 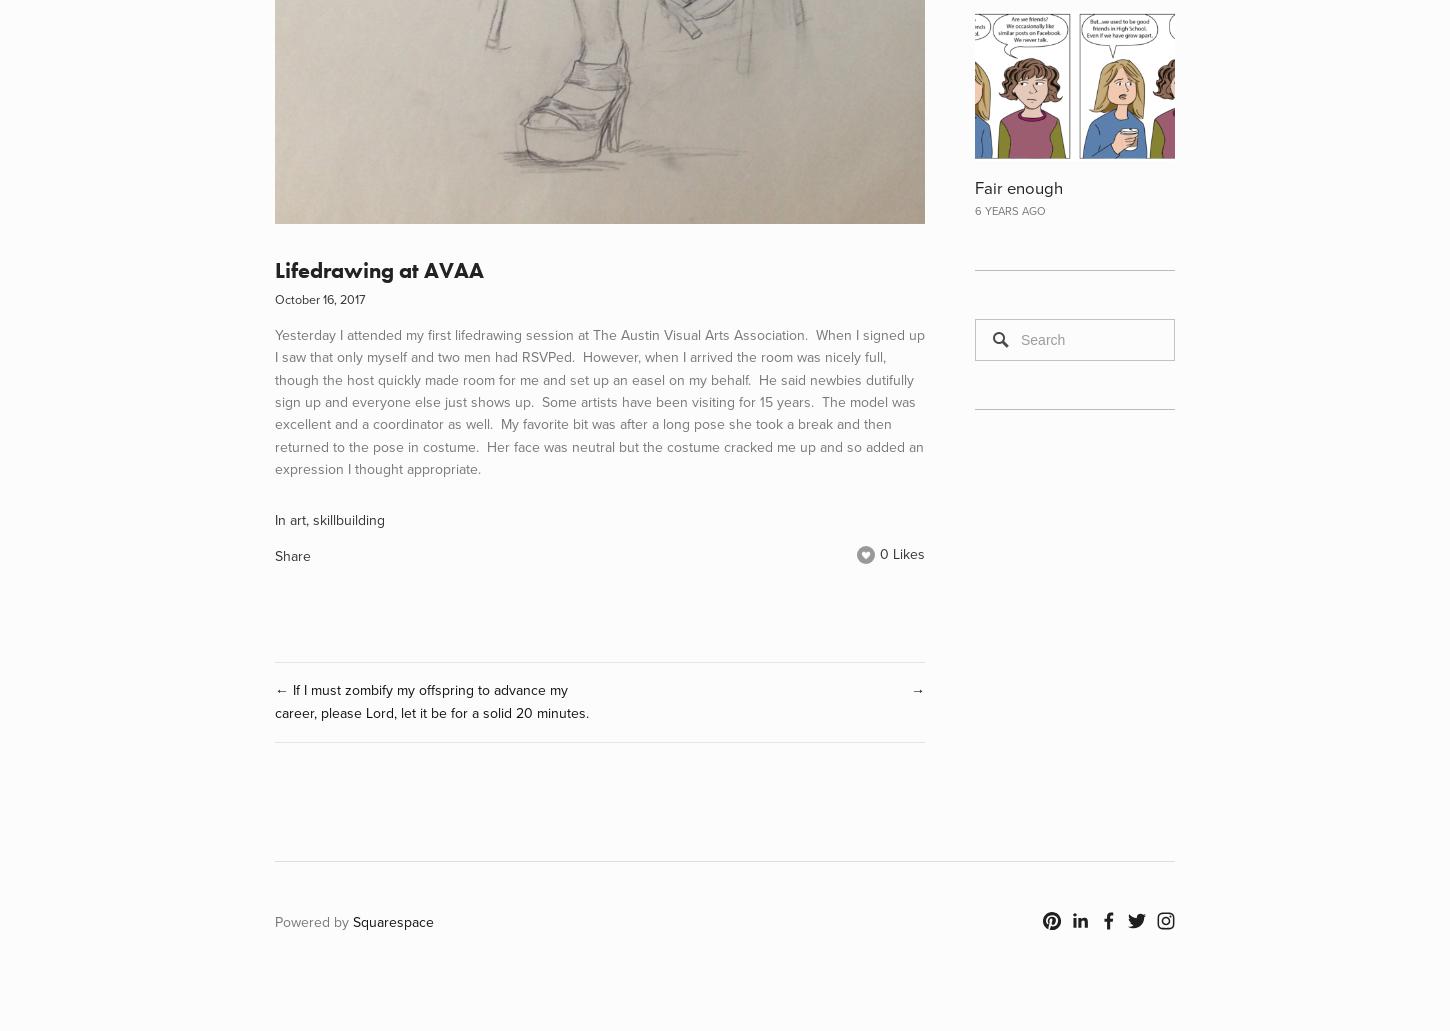 I want to click on 'October 16, 2017', so click(x=320, y=298).